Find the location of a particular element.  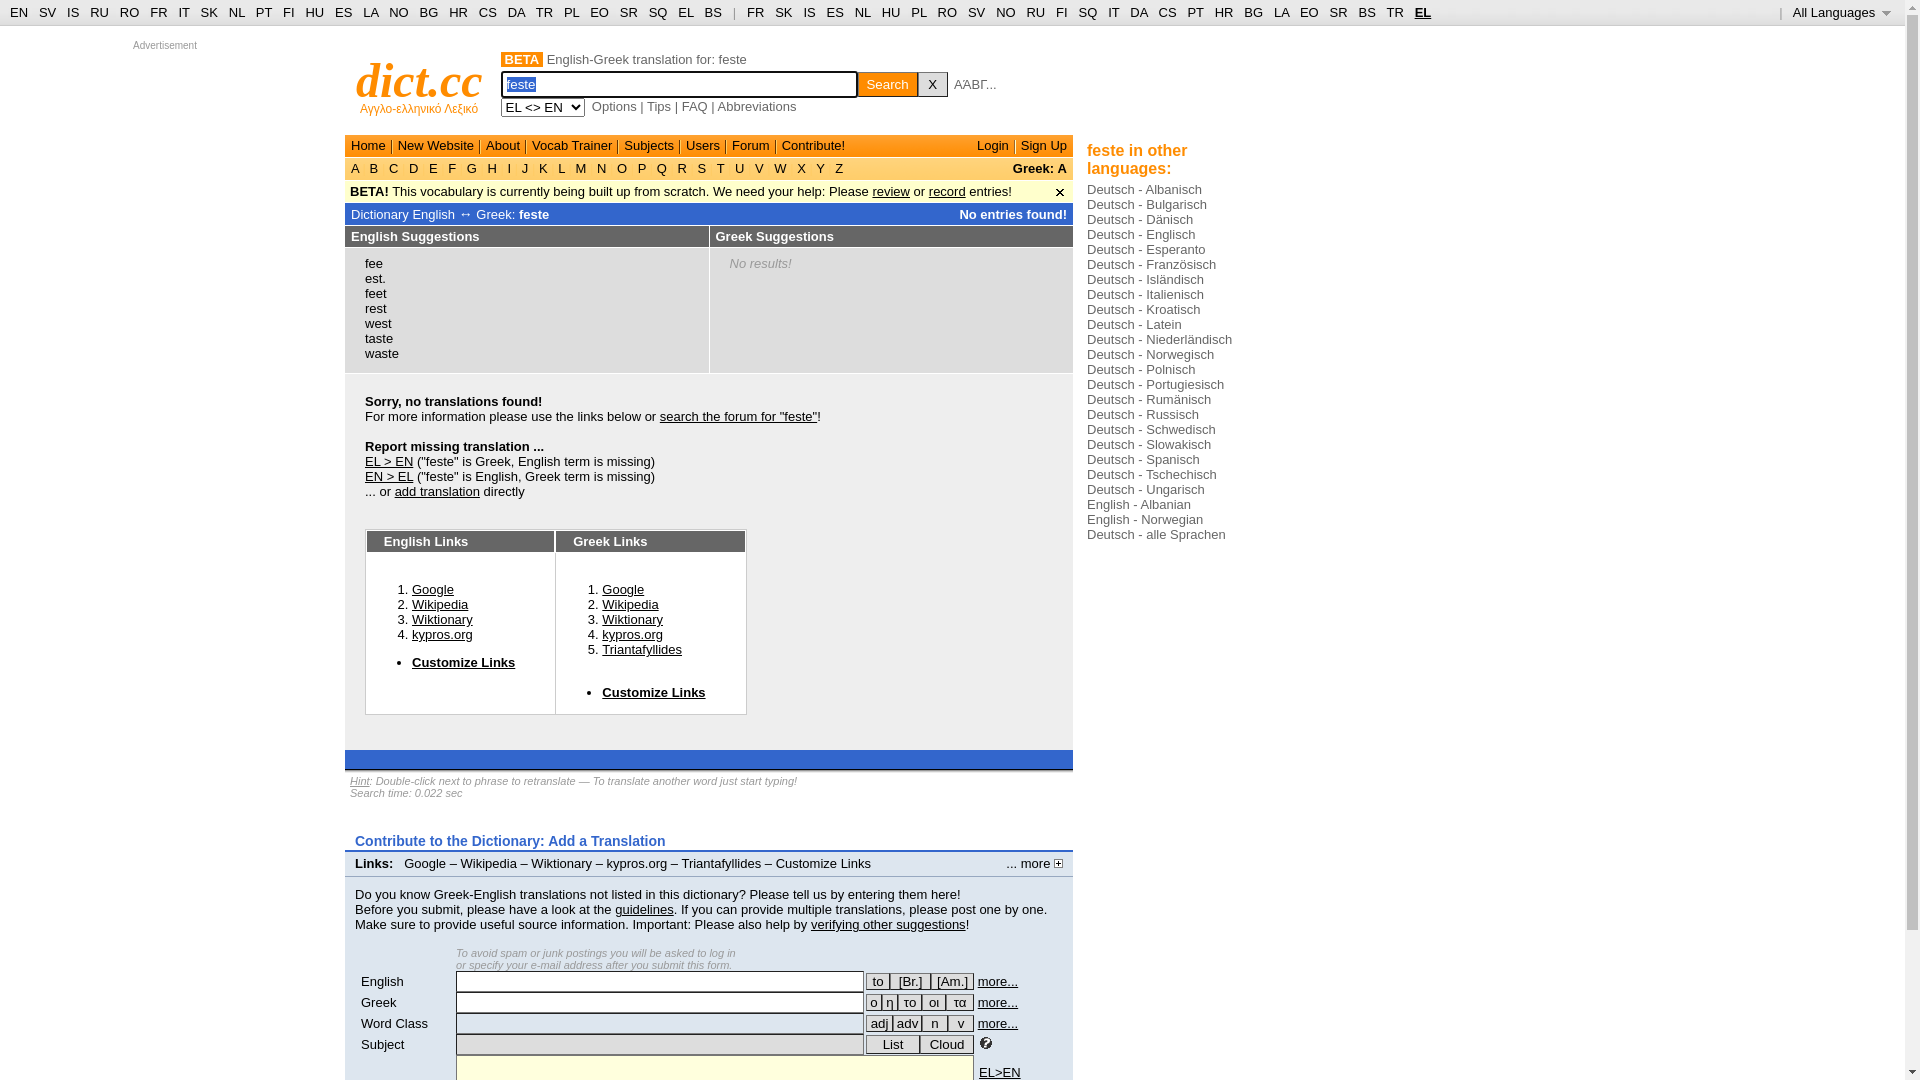

'dict.cc' is located at coordinates (418, 79).